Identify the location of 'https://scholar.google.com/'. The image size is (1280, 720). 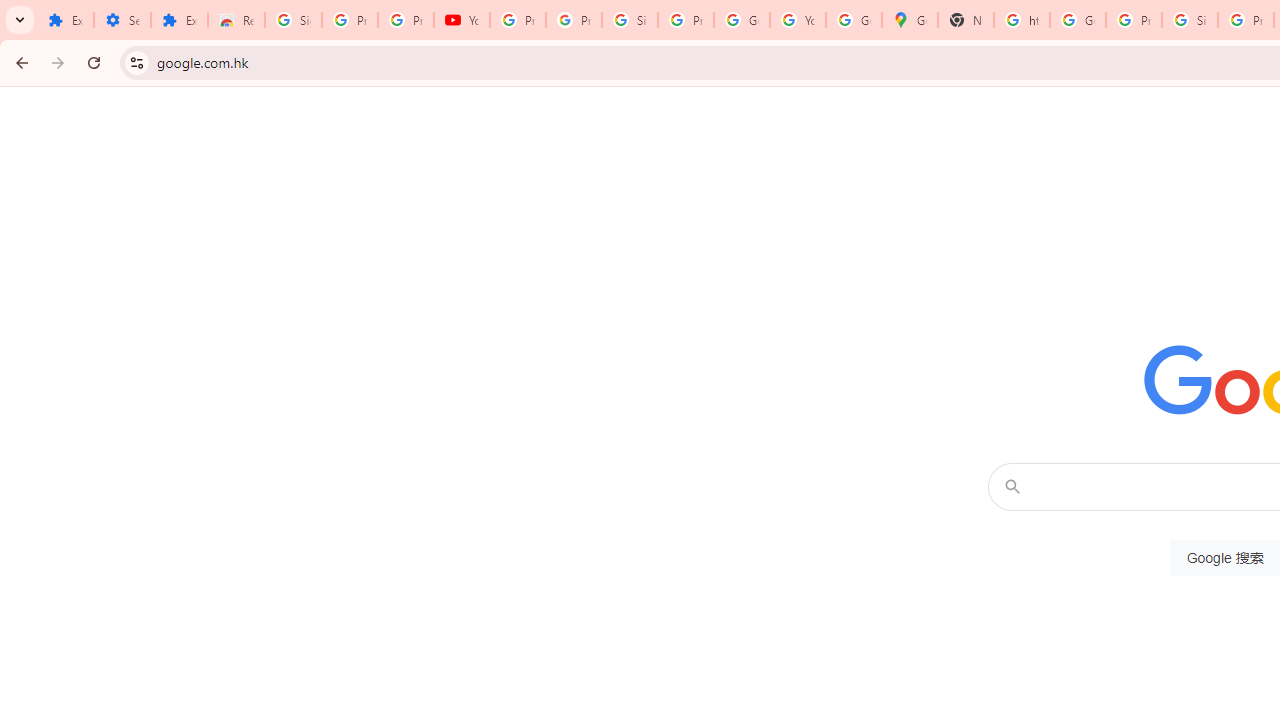
(1022, 20).